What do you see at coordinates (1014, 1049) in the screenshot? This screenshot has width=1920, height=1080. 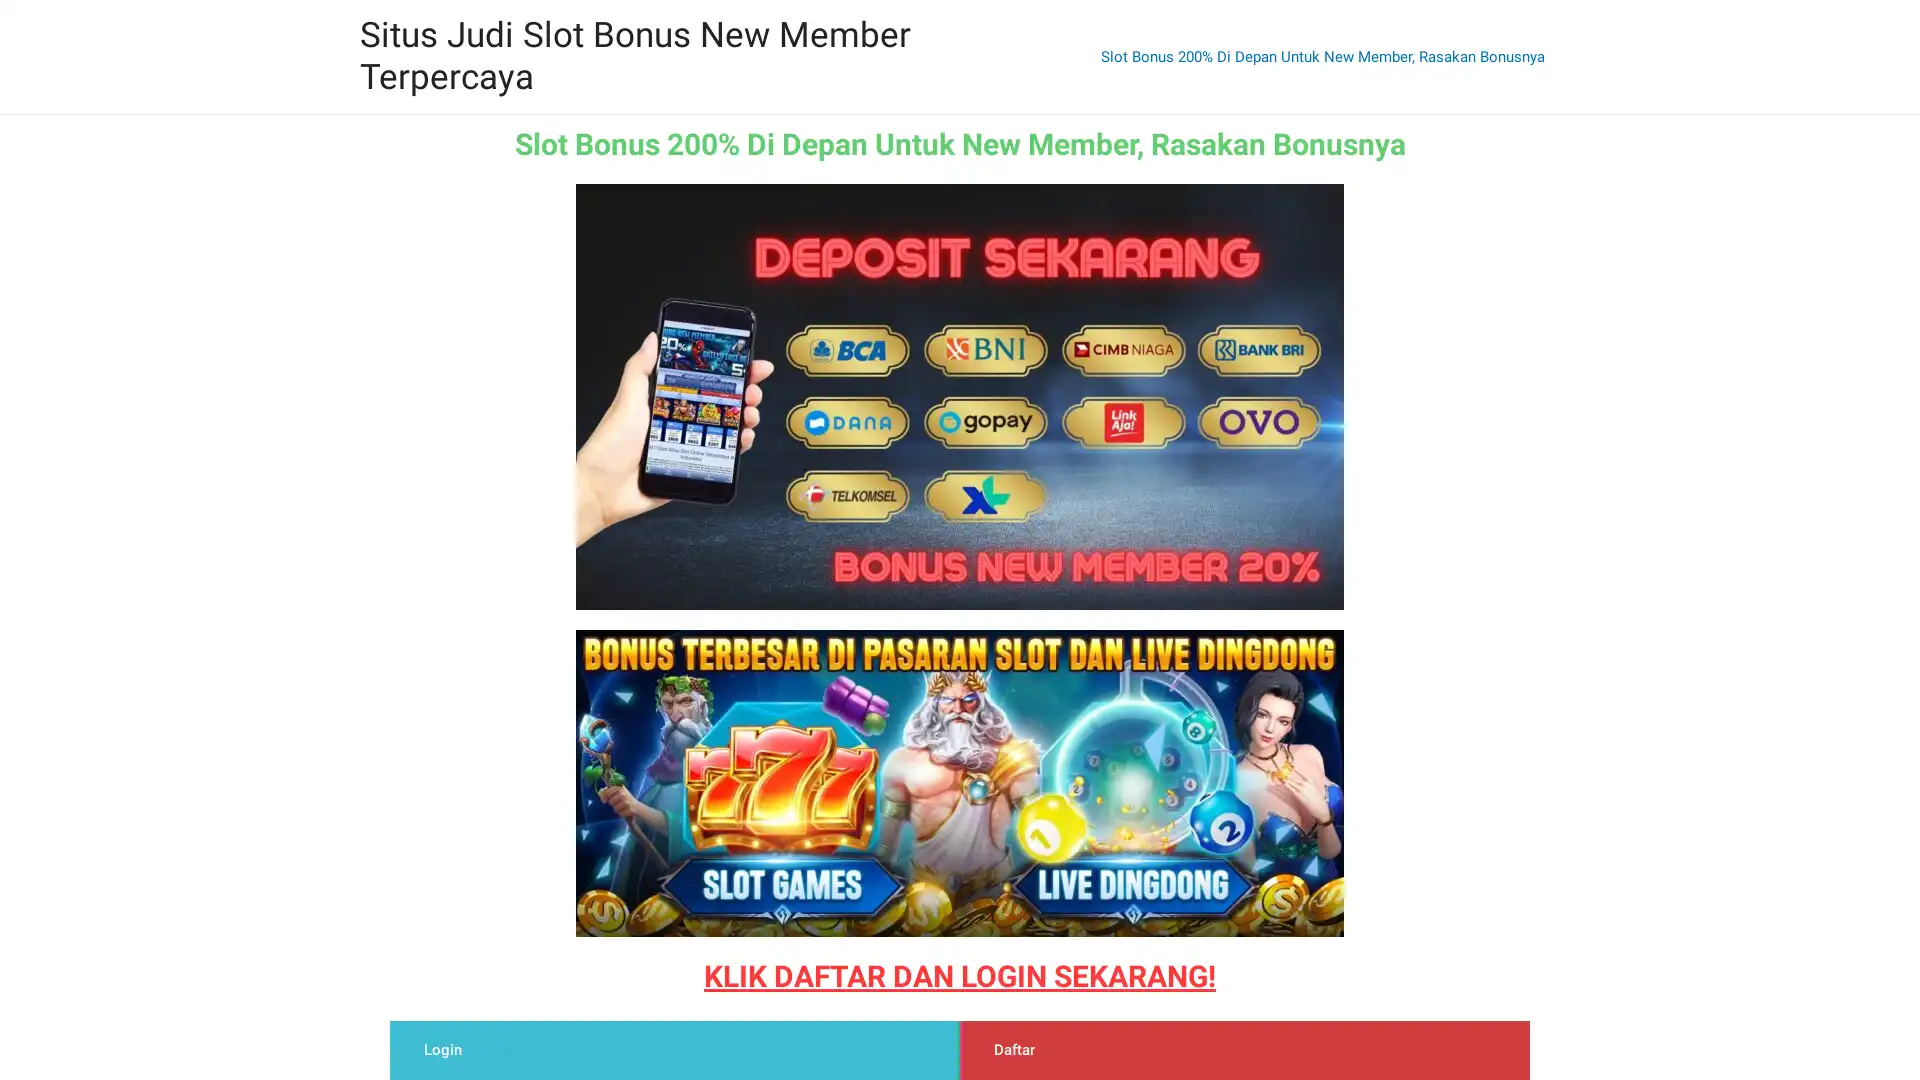 I see `Daftar` at bounding box center [1014, 1049].